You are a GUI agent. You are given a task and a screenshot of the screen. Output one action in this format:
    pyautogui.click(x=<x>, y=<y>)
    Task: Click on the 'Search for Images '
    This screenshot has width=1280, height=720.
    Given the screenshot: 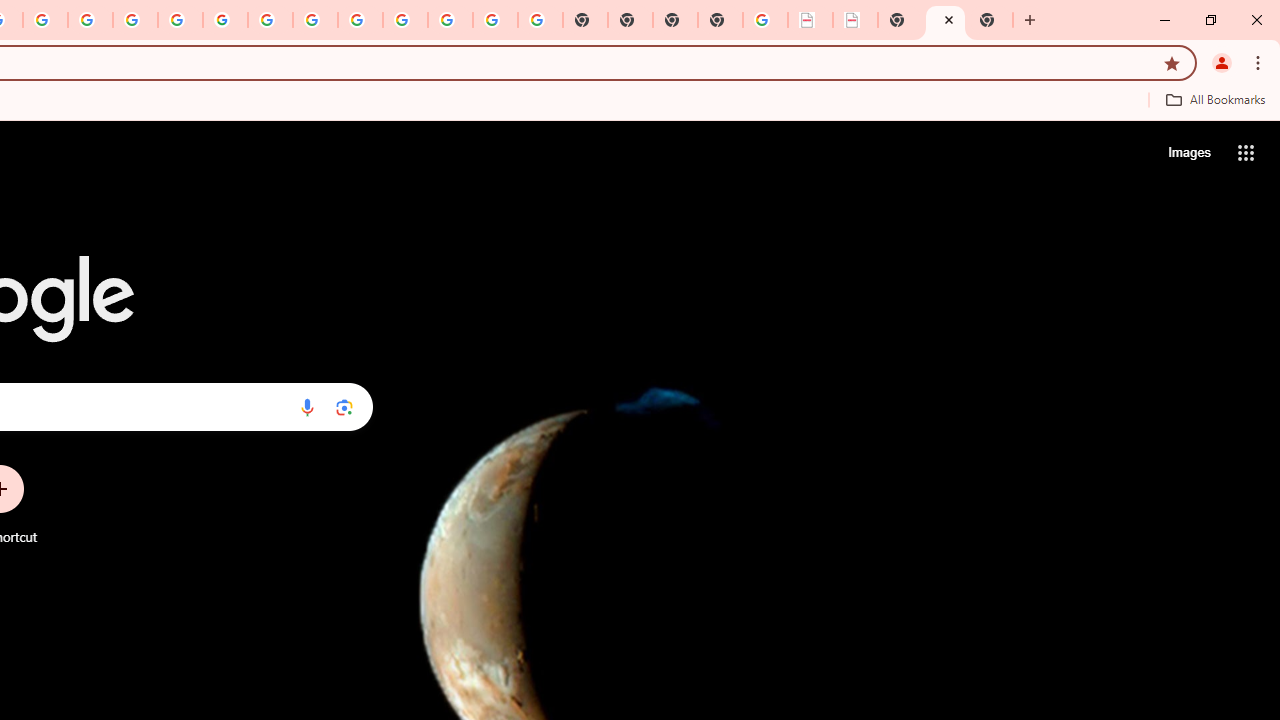 What is the action you would take?
    pyautogui.click(x=1189, y=152)
    